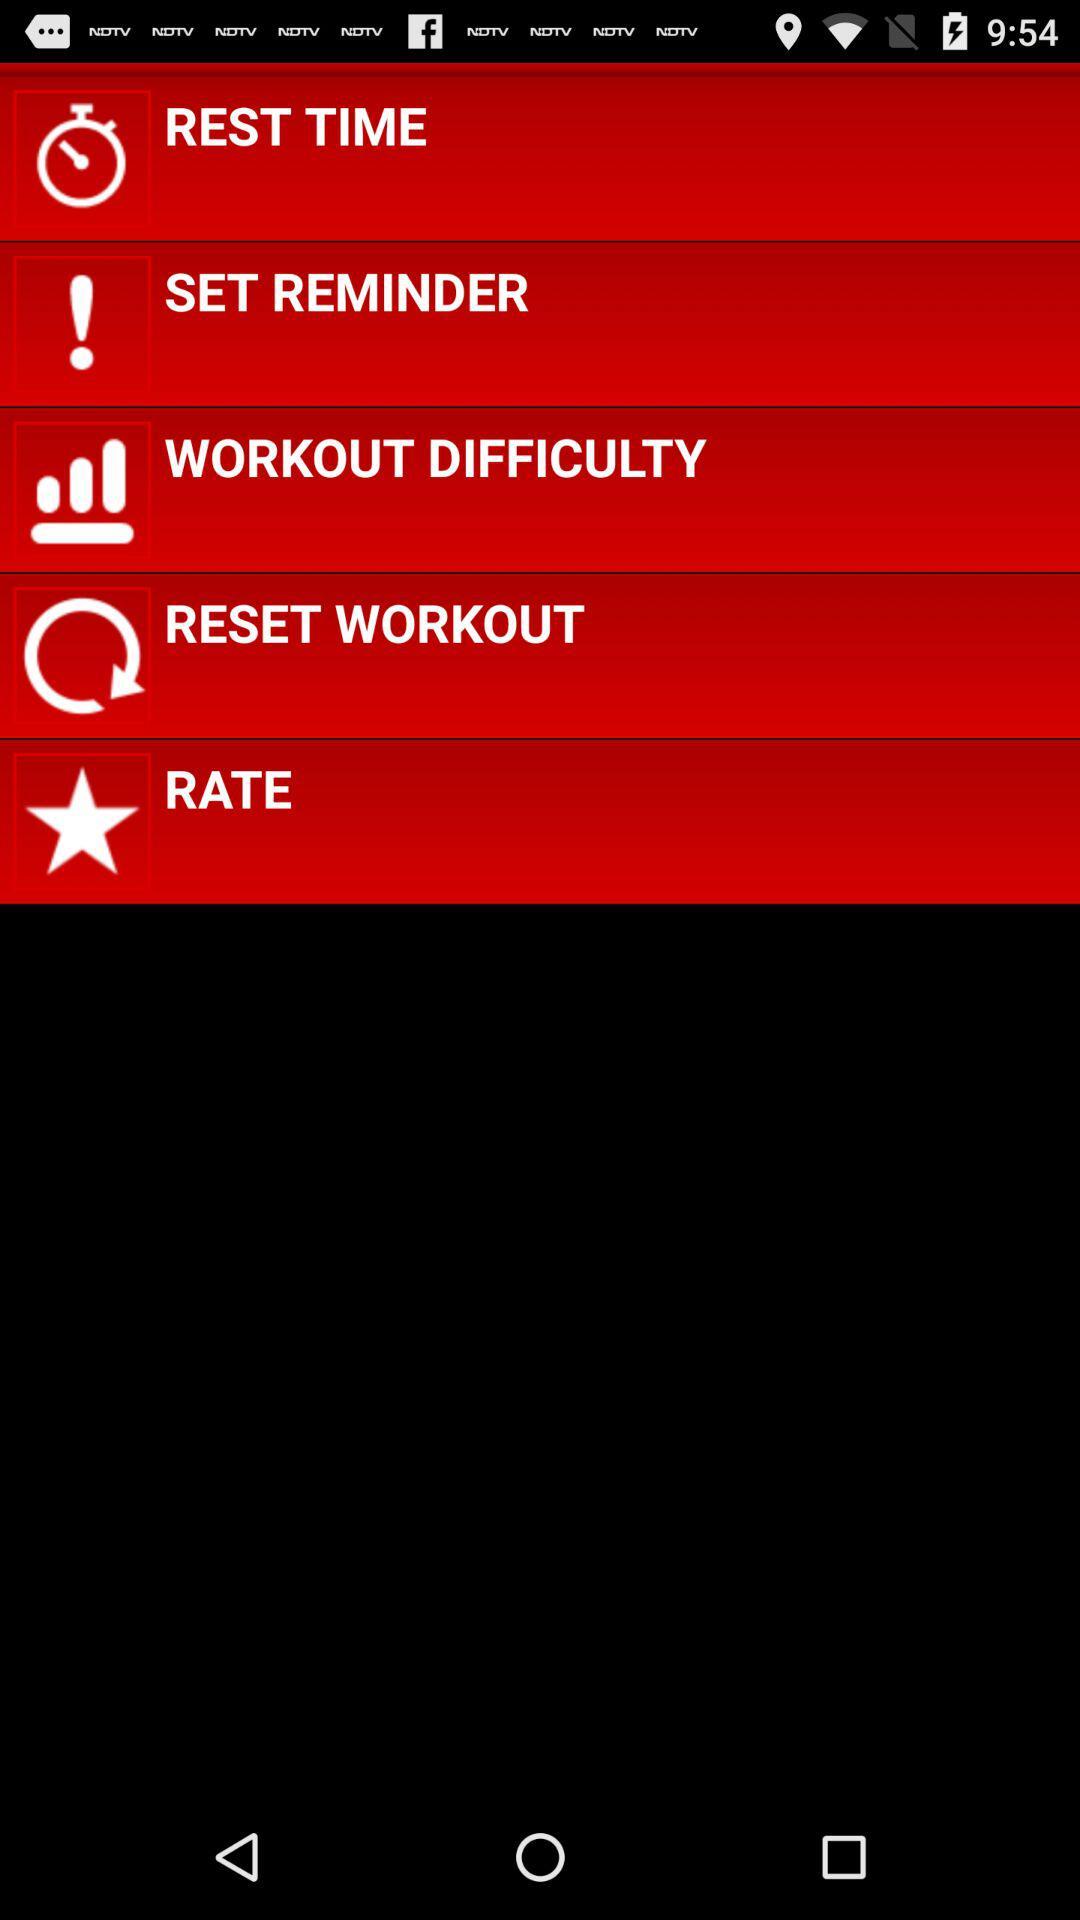  Describe the element at coordinates (374, 621) in the screenshot. I see `reset workout app` at that location.